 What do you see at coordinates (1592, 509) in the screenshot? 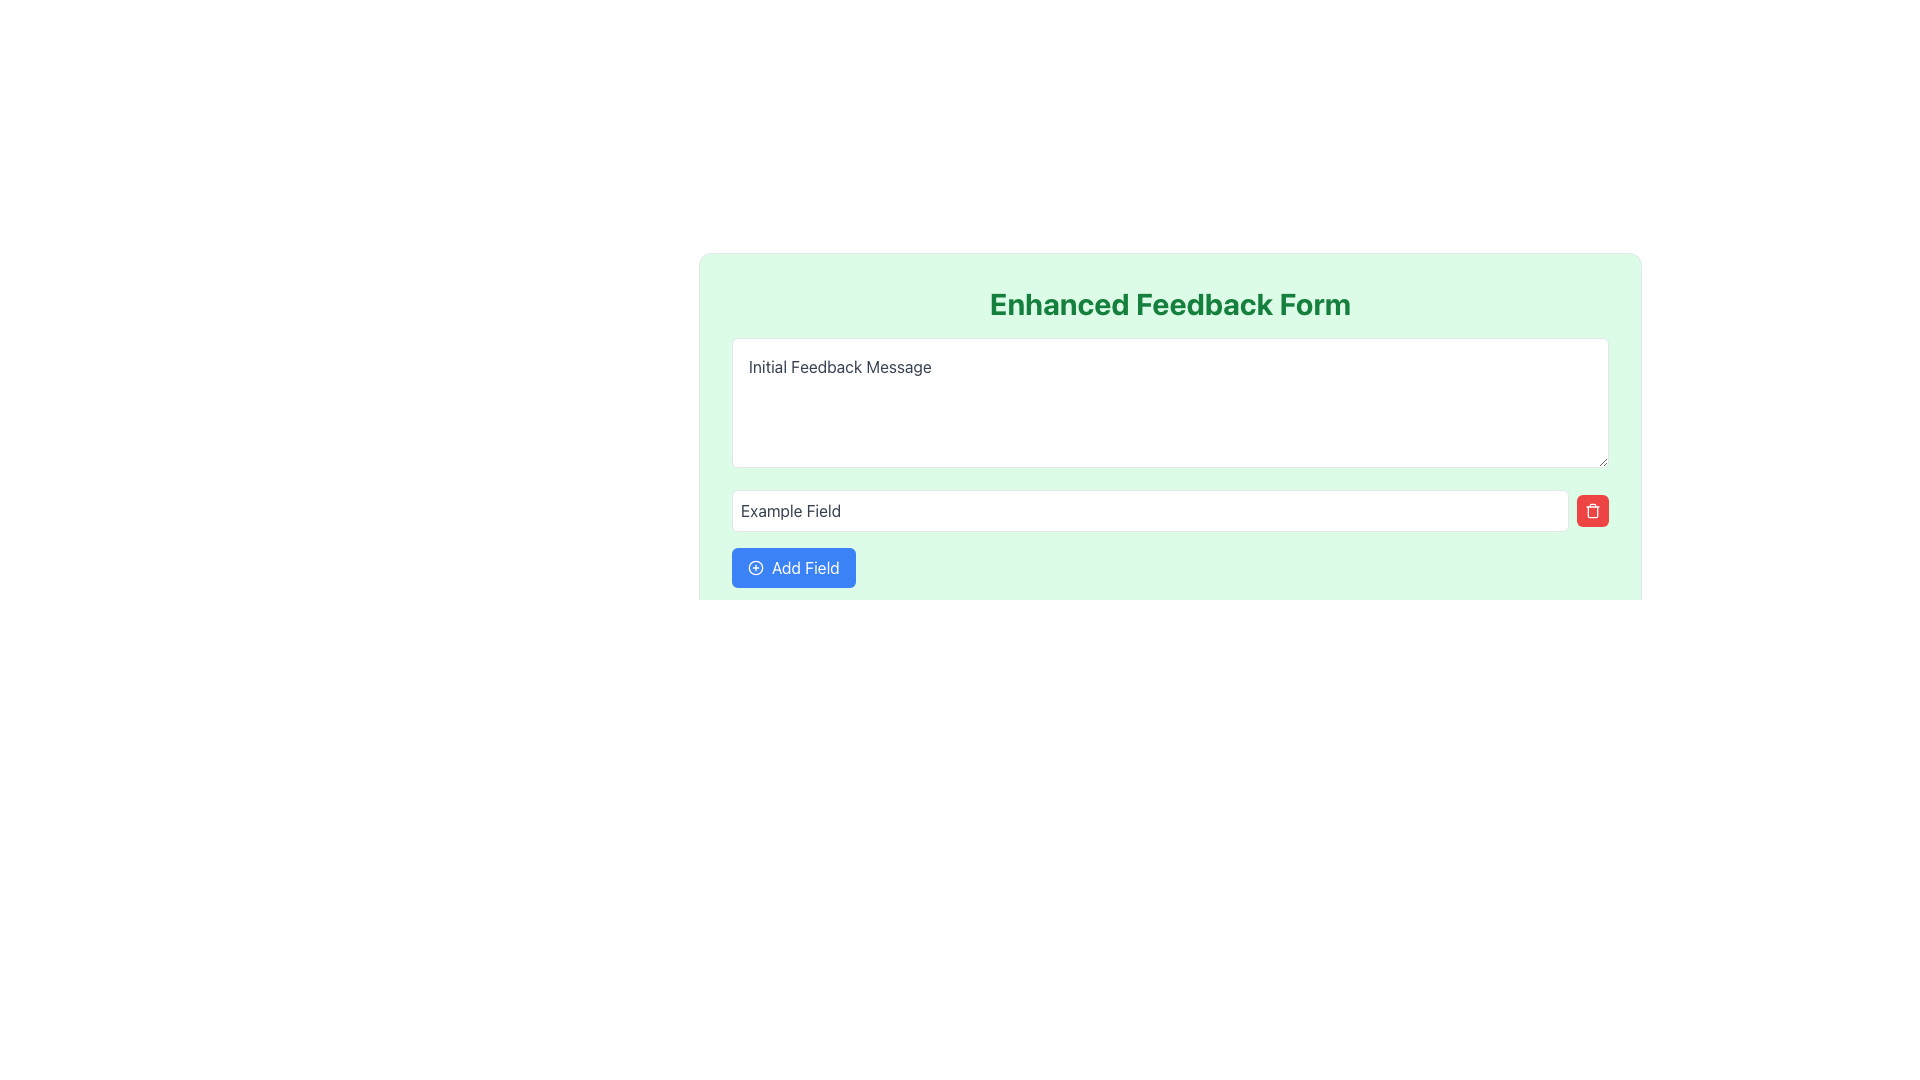
I see `the delete icon within the red button that allows for the removal of the adjacent 'Example Field' input in the form layout` at bounding box center [1592, 509].